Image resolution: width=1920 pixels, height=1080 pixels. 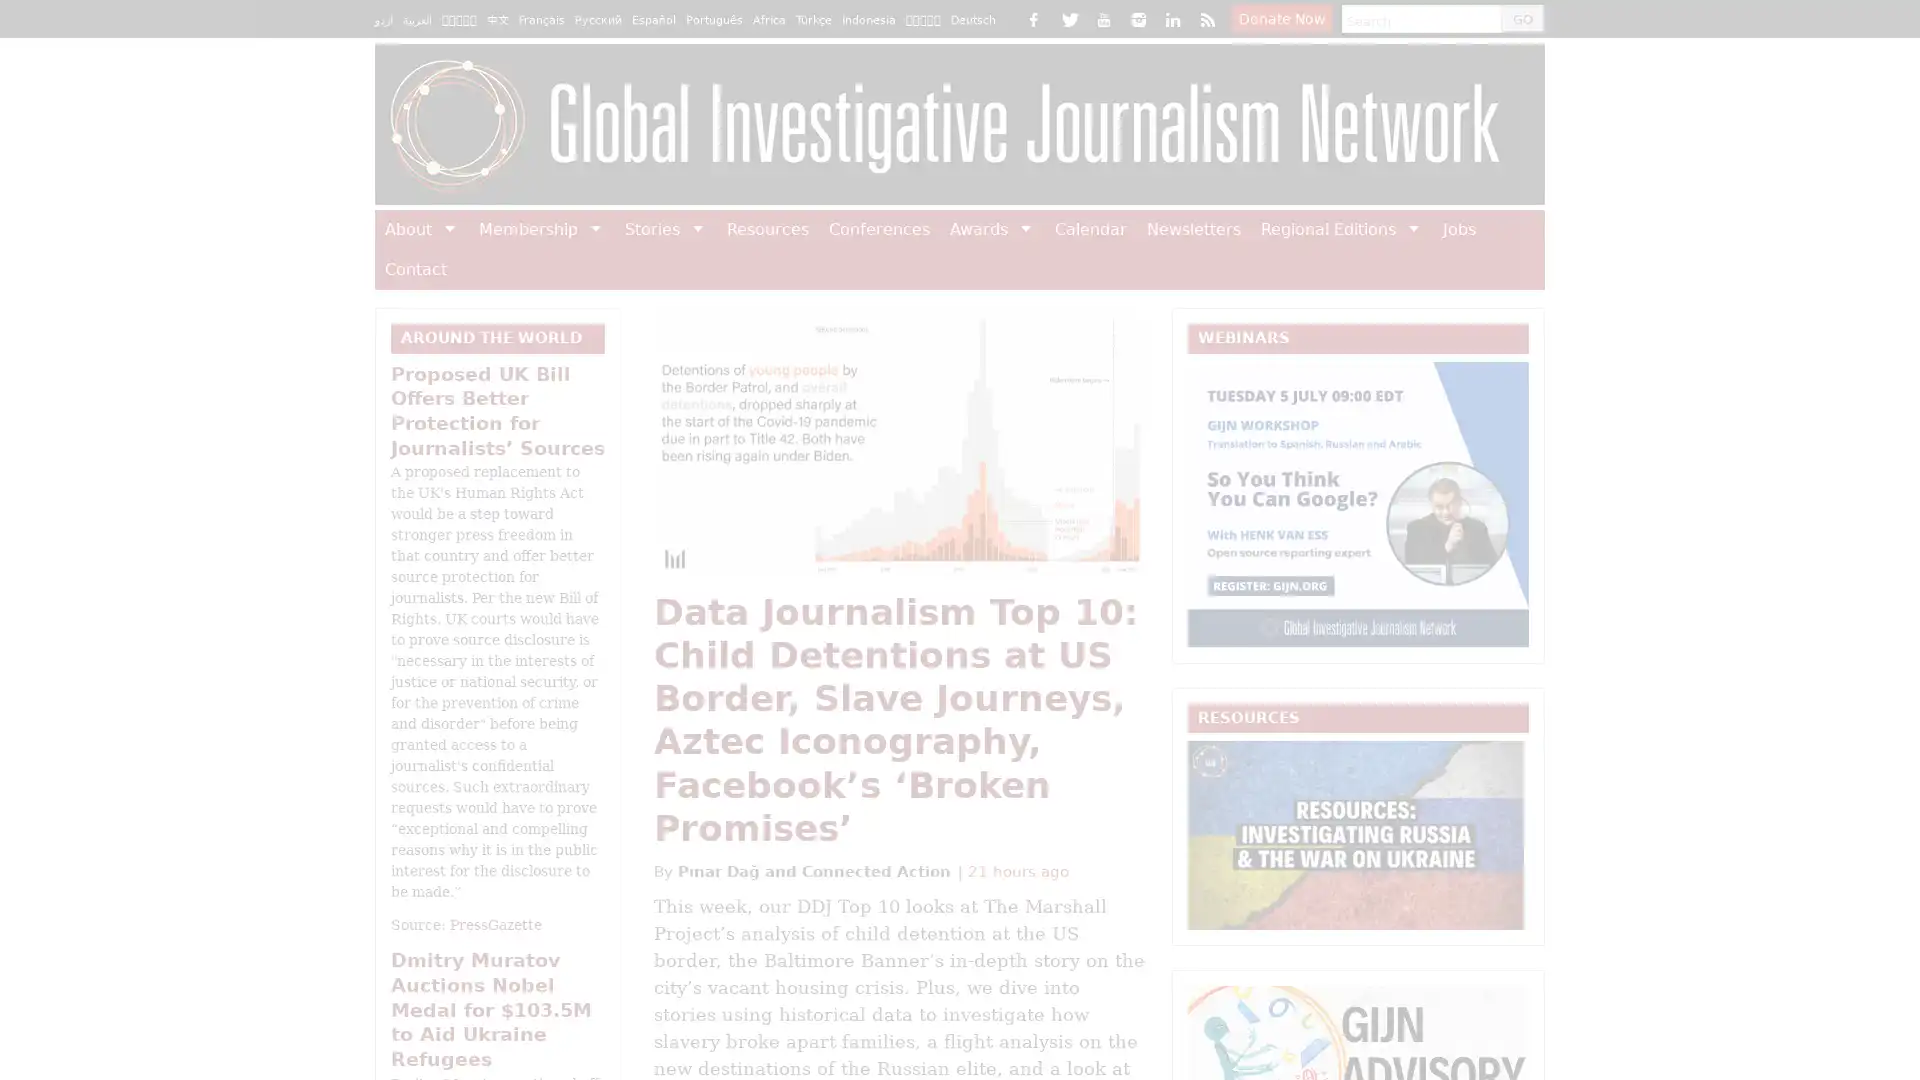 What do you see at coordinates (1410, 115) in the screenshot?
I see `Close` at bounding box center [1410, 115].